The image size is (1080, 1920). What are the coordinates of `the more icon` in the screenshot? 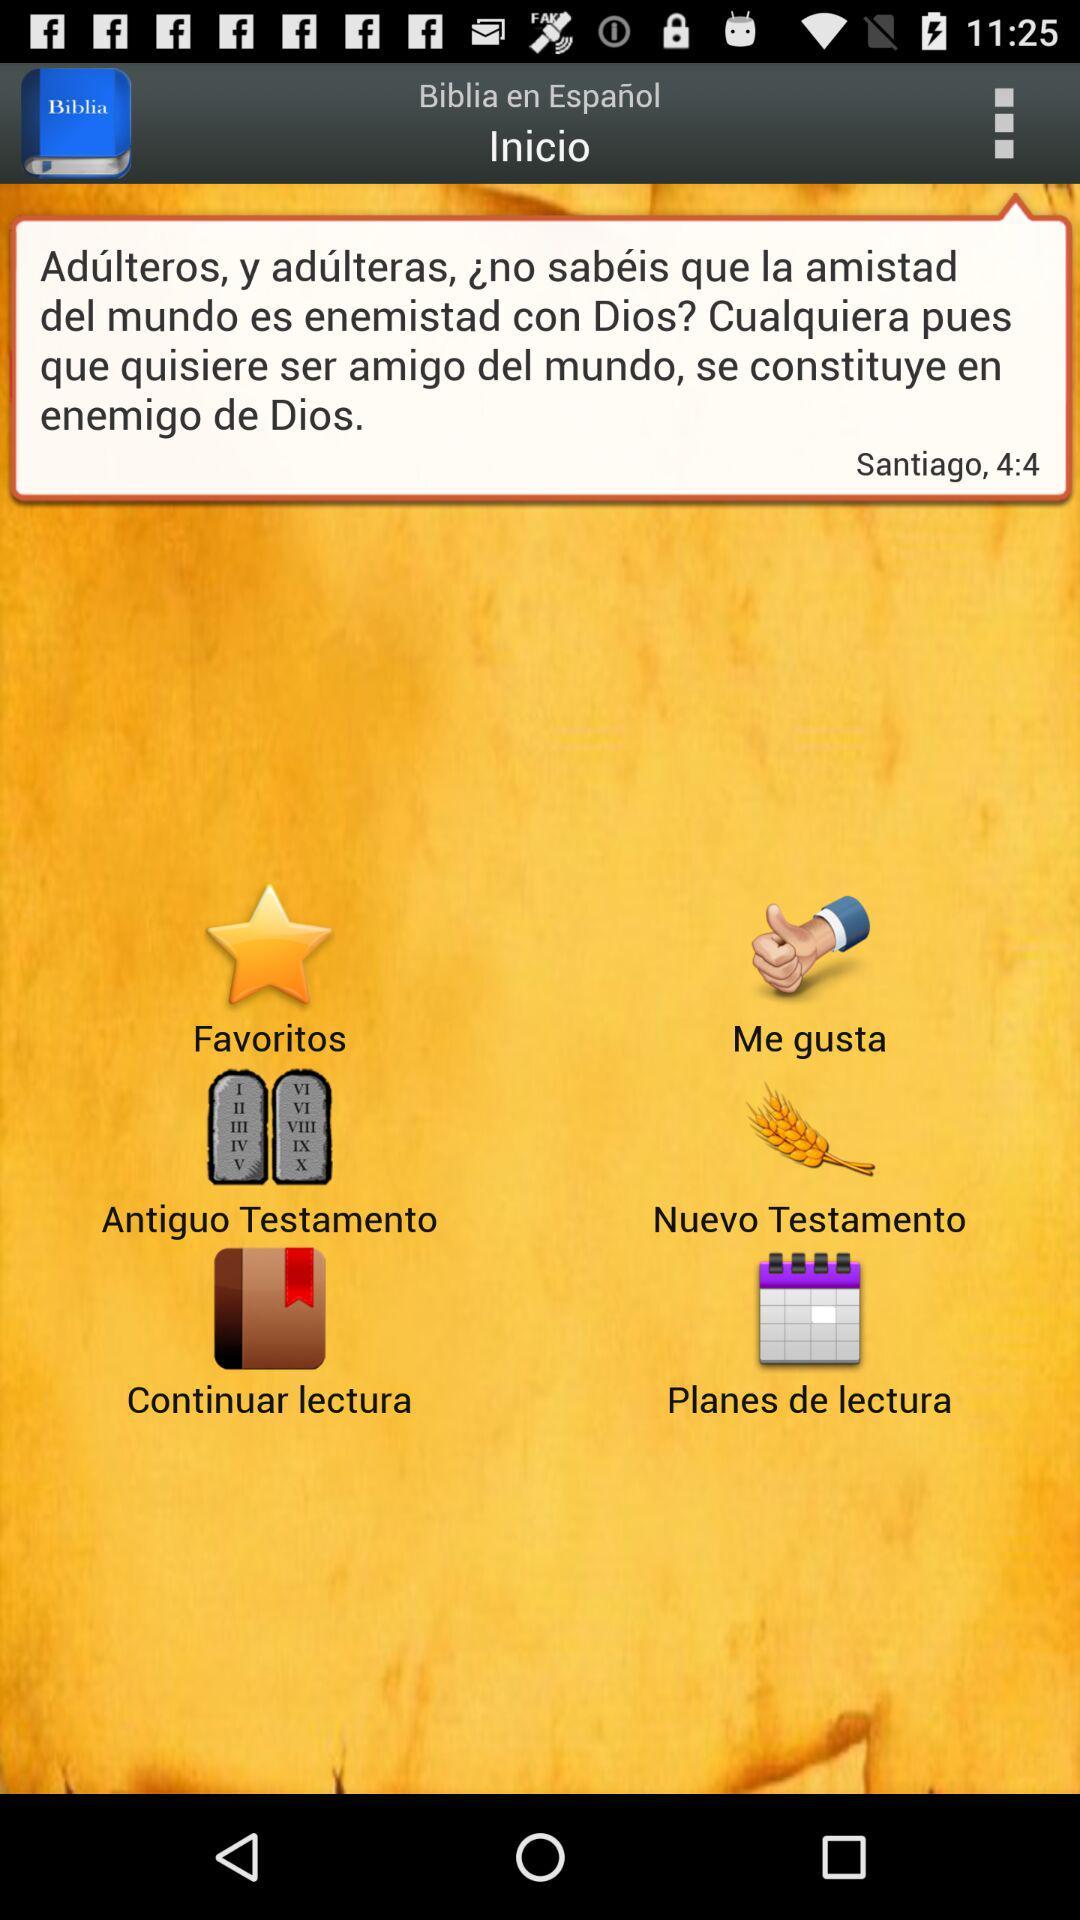 It's located at (1003, 131).